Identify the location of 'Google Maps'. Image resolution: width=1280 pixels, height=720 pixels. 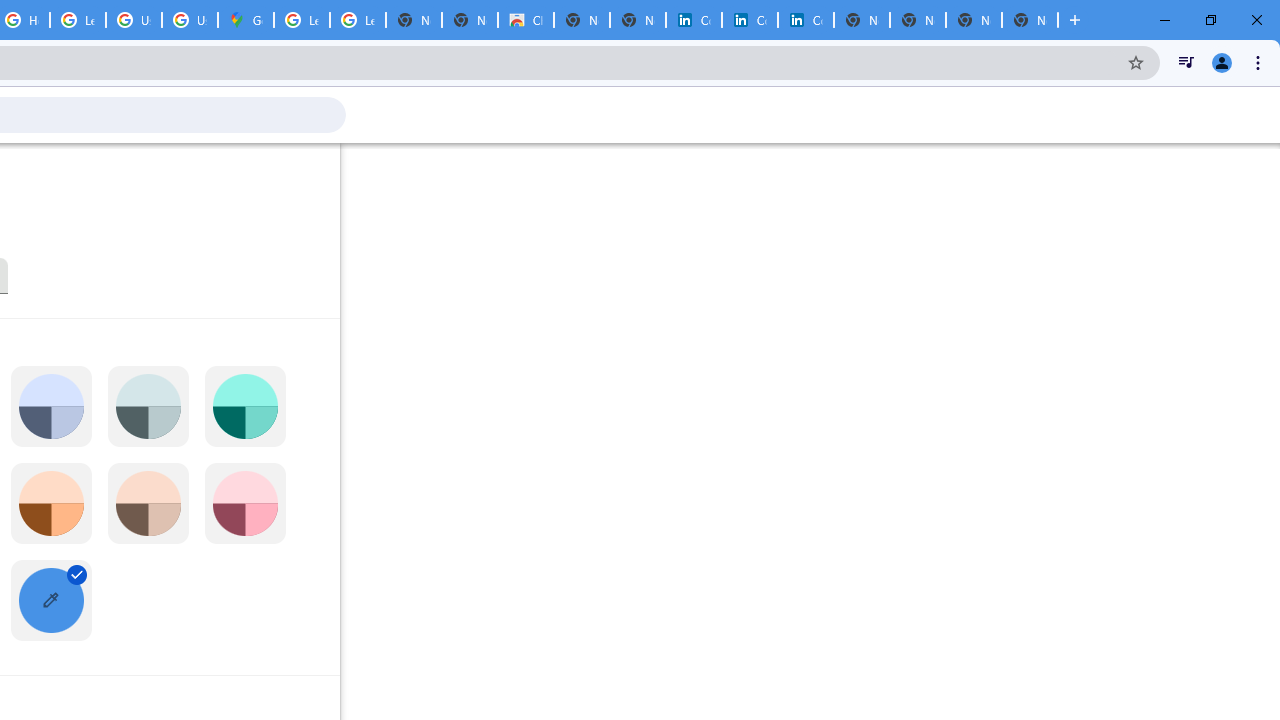
(244, 20).